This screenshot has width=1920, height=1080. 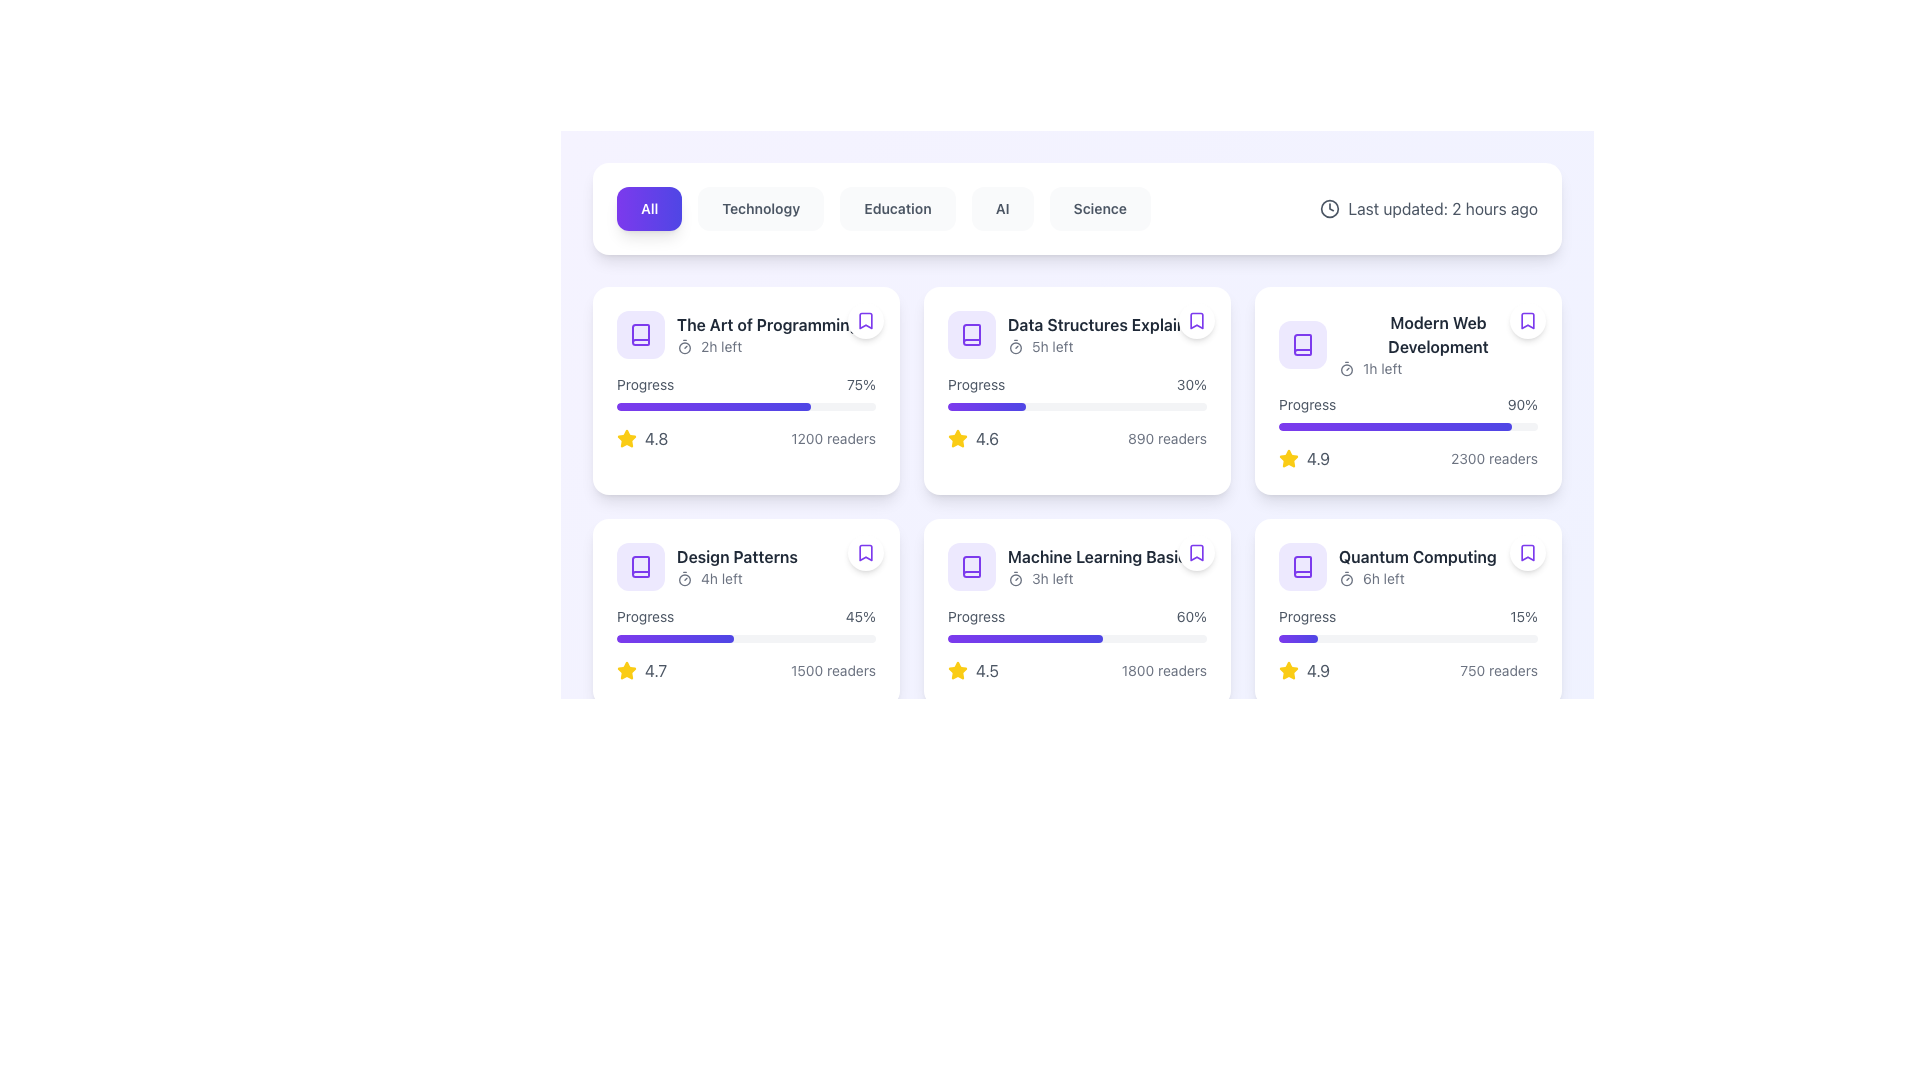 I want to click on the text label displaying '60%' which is aligned to the right of the text 'Progress' within a card layout, so click(x=1191, y=616).